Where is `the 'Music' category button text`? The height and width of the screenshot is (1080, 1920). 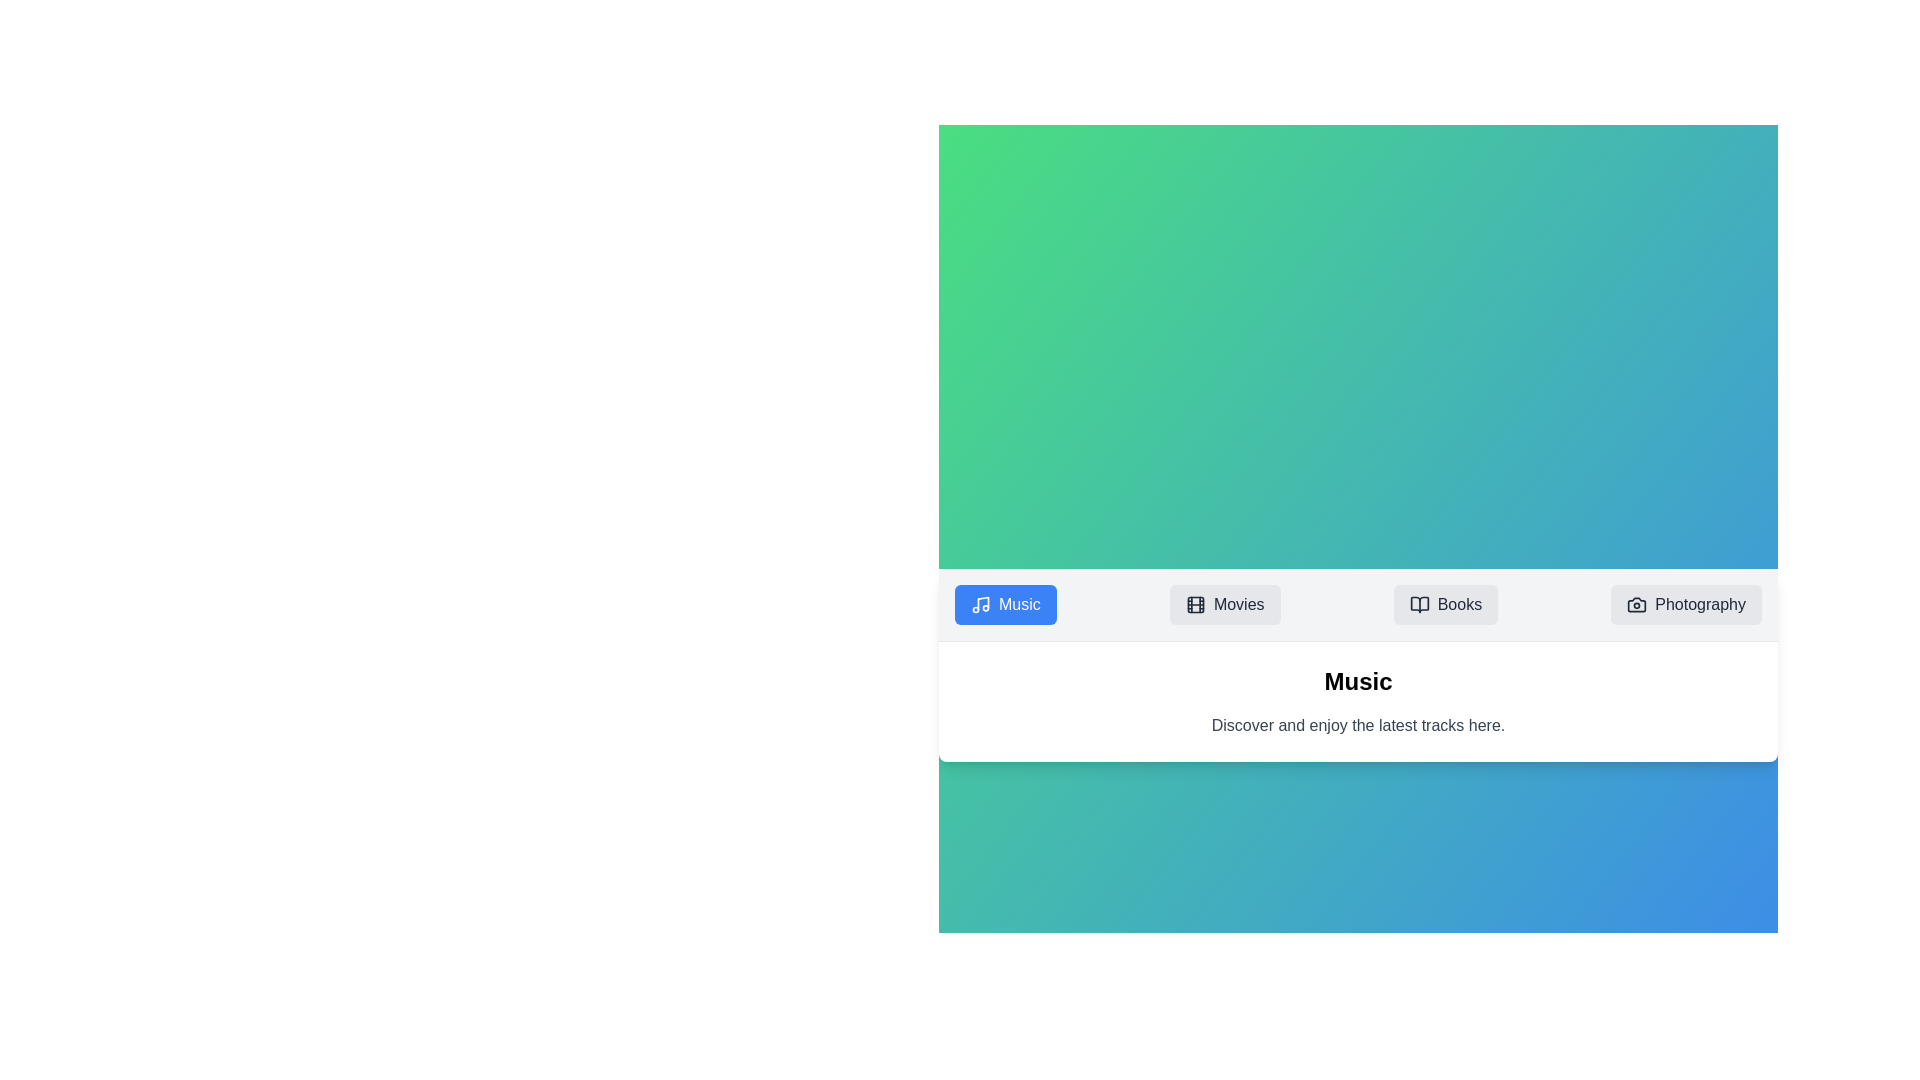 the 'Music' category button text is located at coordinates (1019, 603).